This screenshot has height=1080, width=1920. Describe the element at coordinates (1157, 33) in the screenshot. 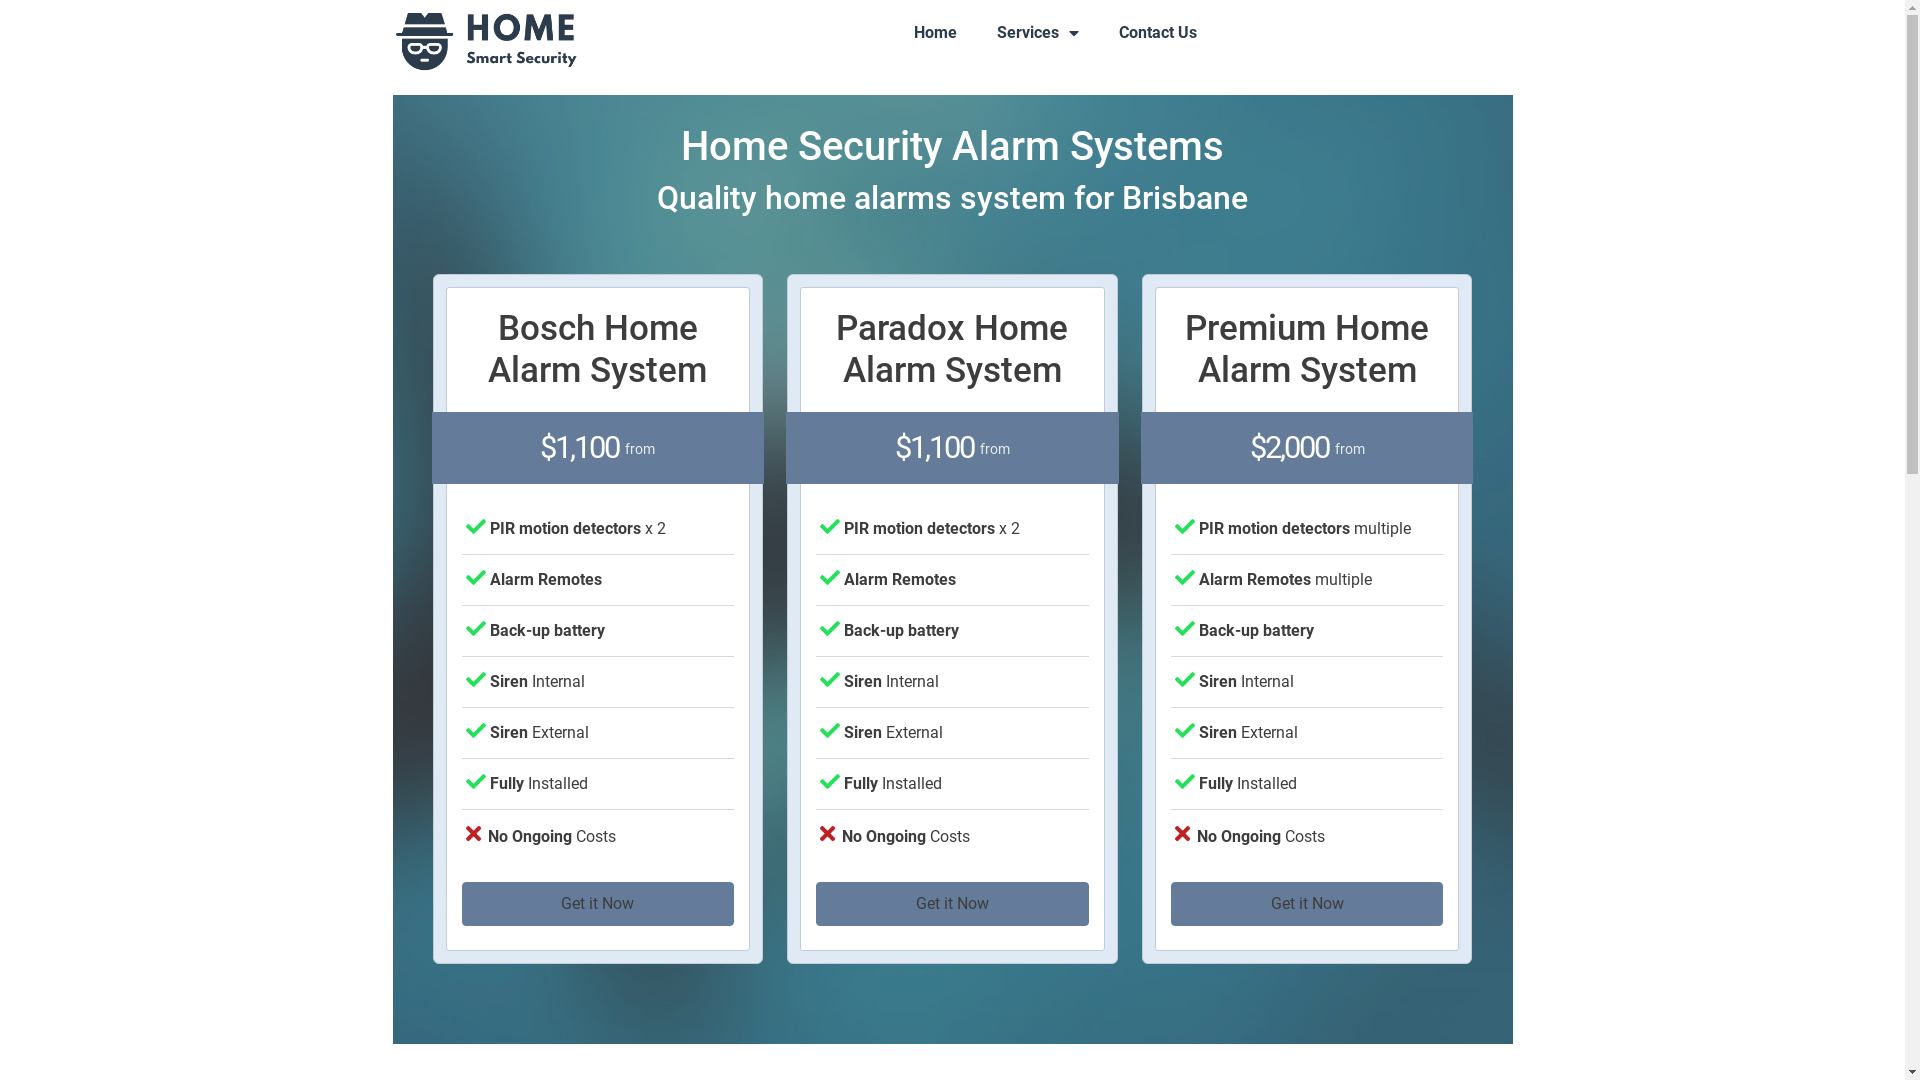

I see `'Contact Us'` at that location.